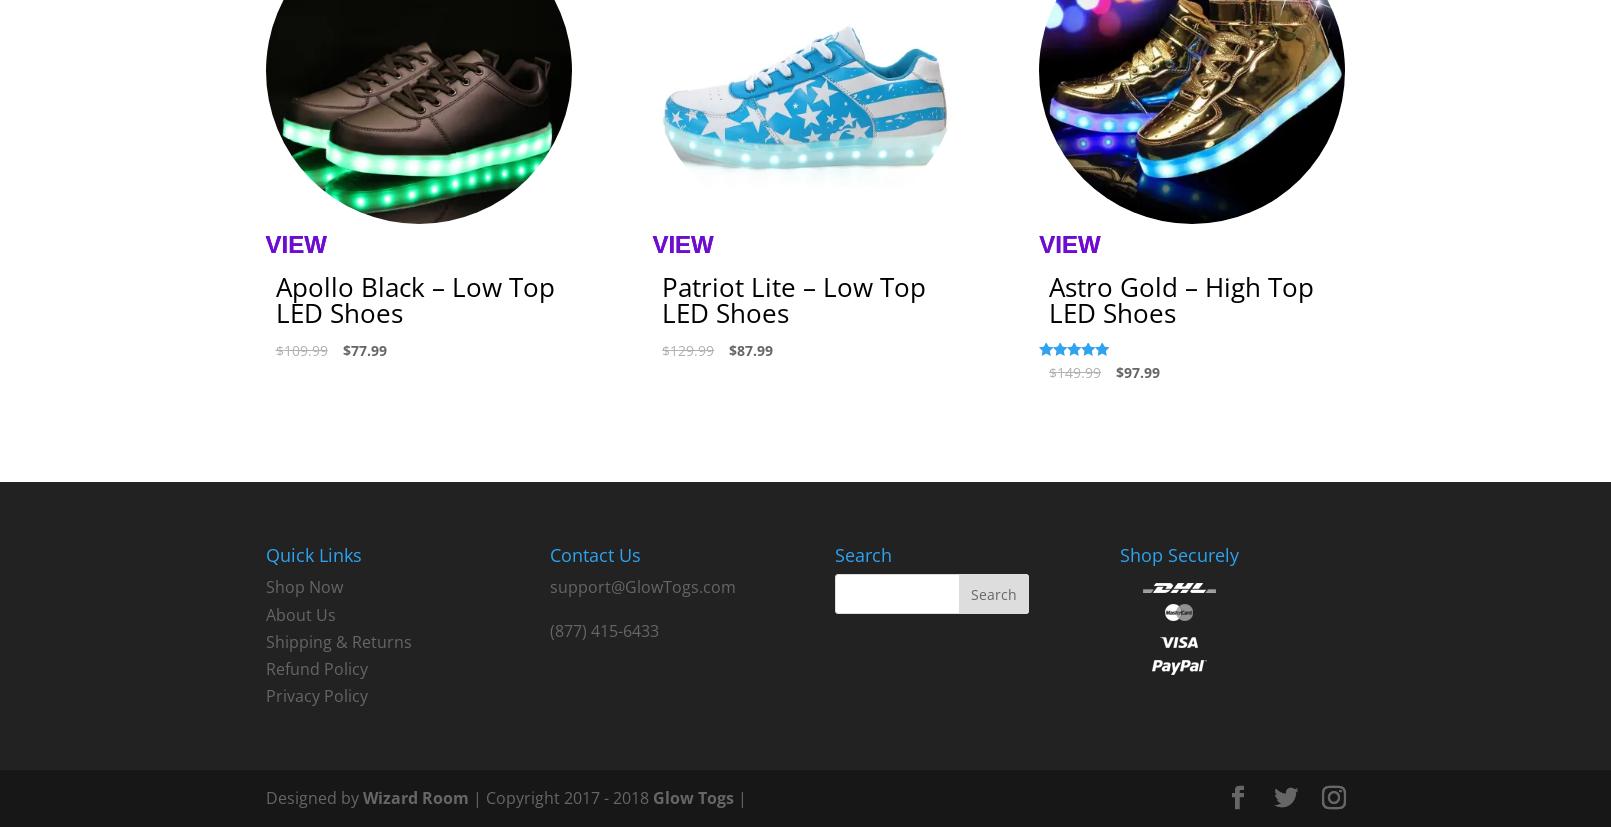 The height and width of the screenshot is (827, 1611). What do you see at coordinates (315, 667) in the screenshot?
I see `'Refund Policy'` at bounding box center [315, 667].